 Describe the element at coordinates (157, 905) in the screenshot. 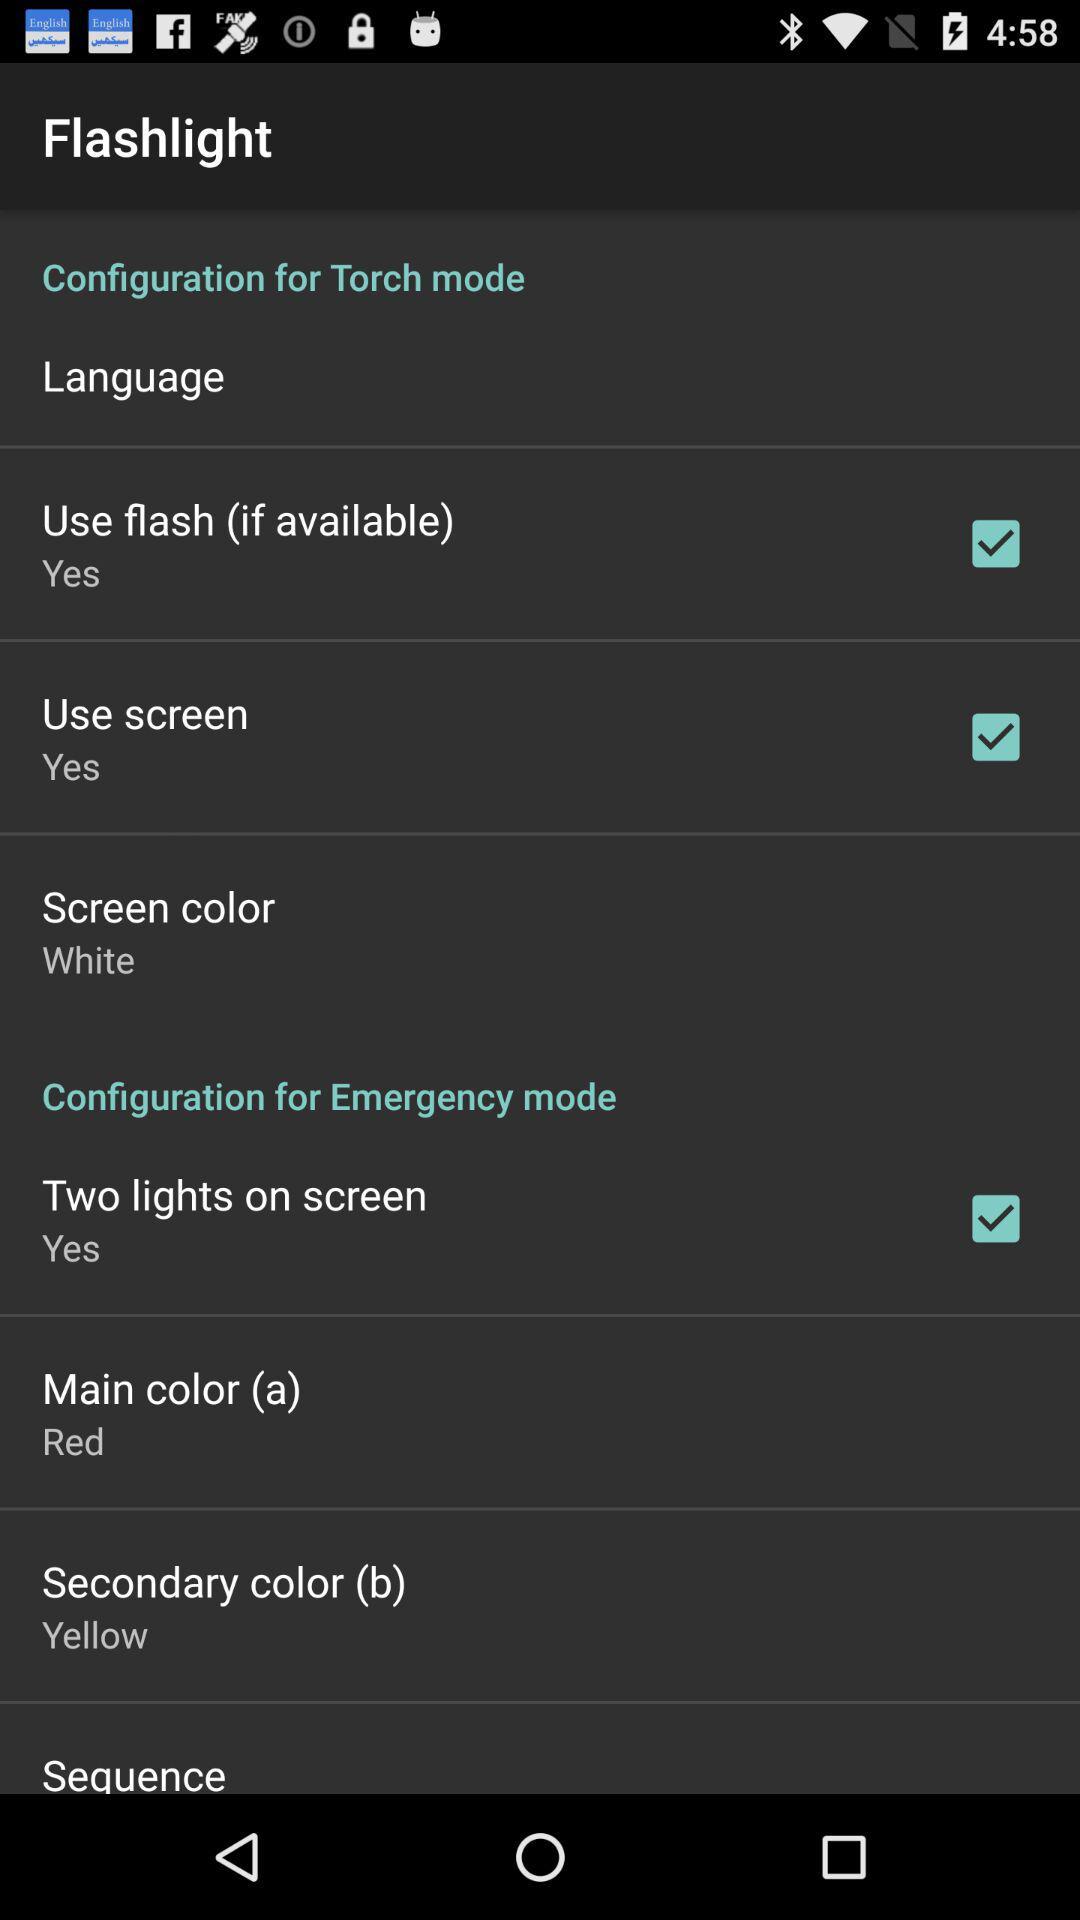

I see `icon above the white app` at that location.